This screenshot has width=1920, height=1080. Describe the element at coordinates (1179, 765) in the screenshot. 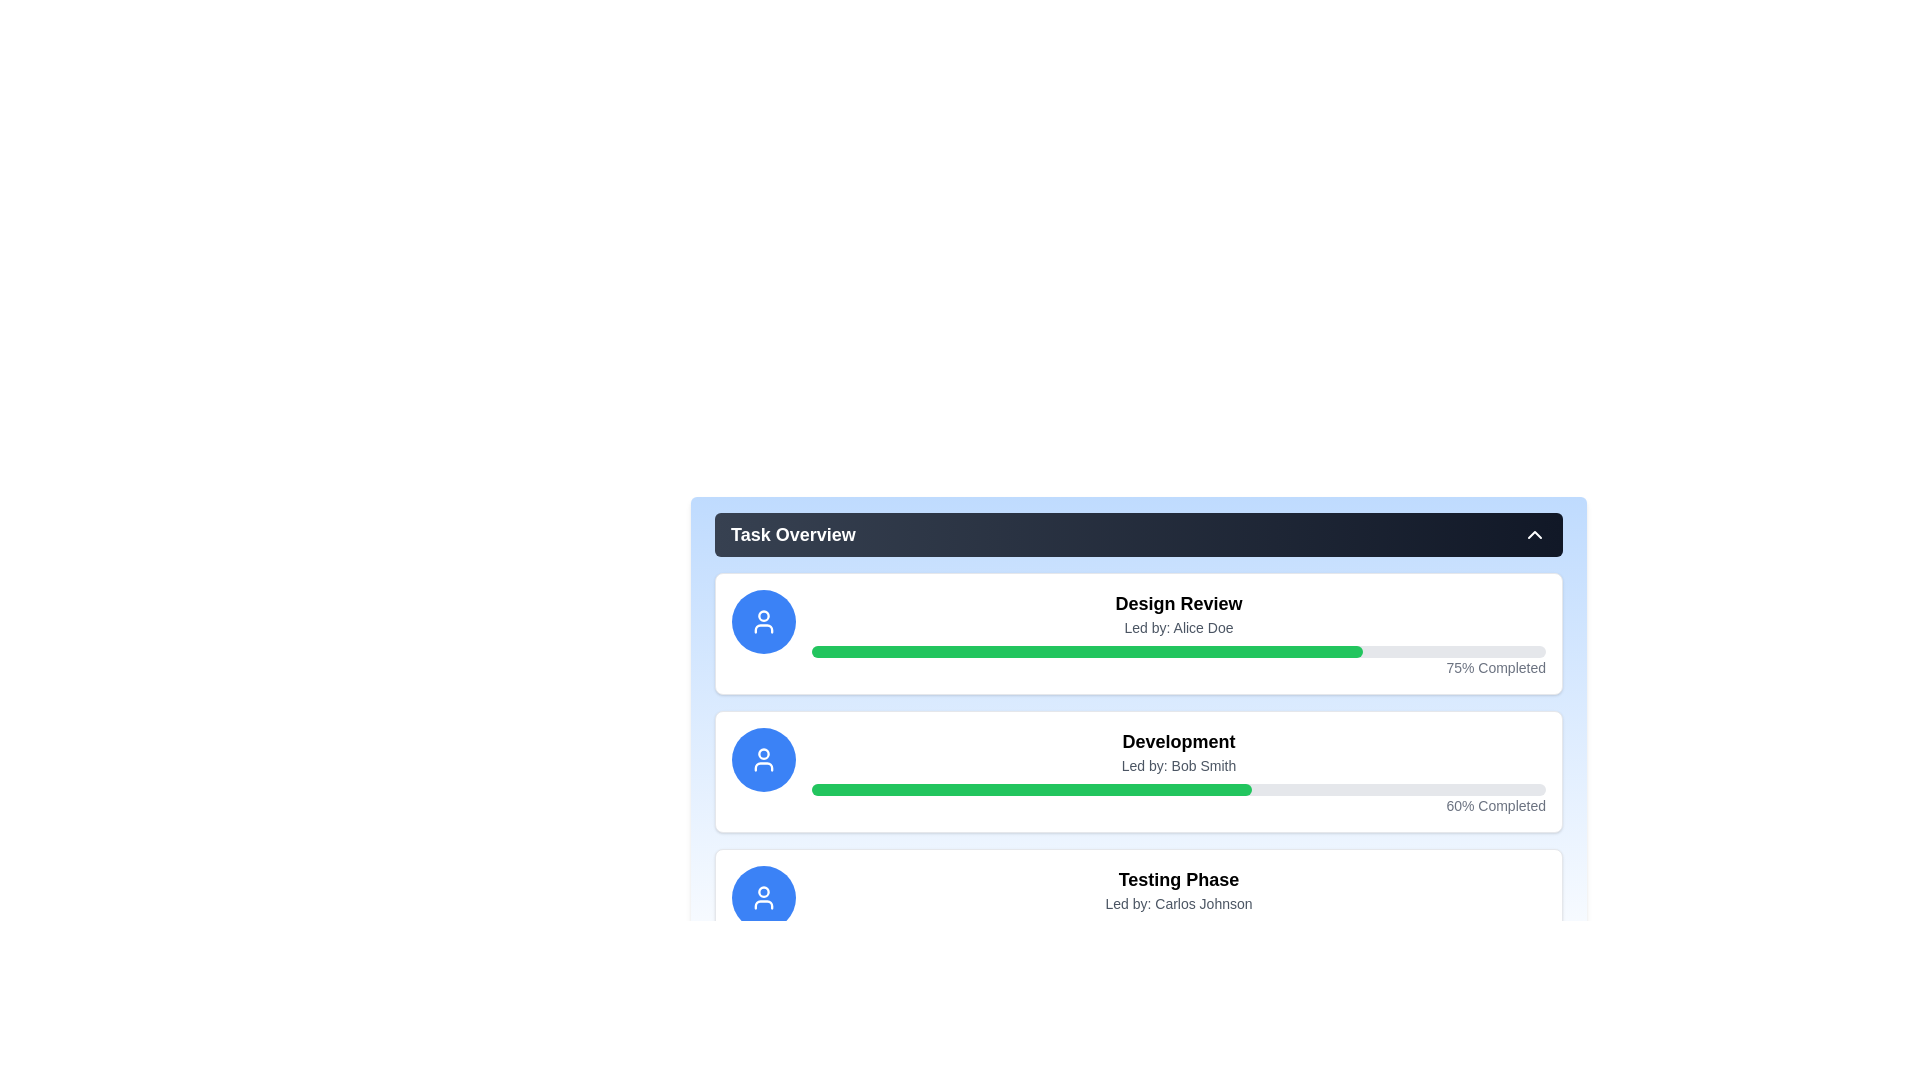

I see `the Text label that displays the name of the individual leading the task or project, which is positioned below the 'Development' title and above the progress bar elements` at that location.